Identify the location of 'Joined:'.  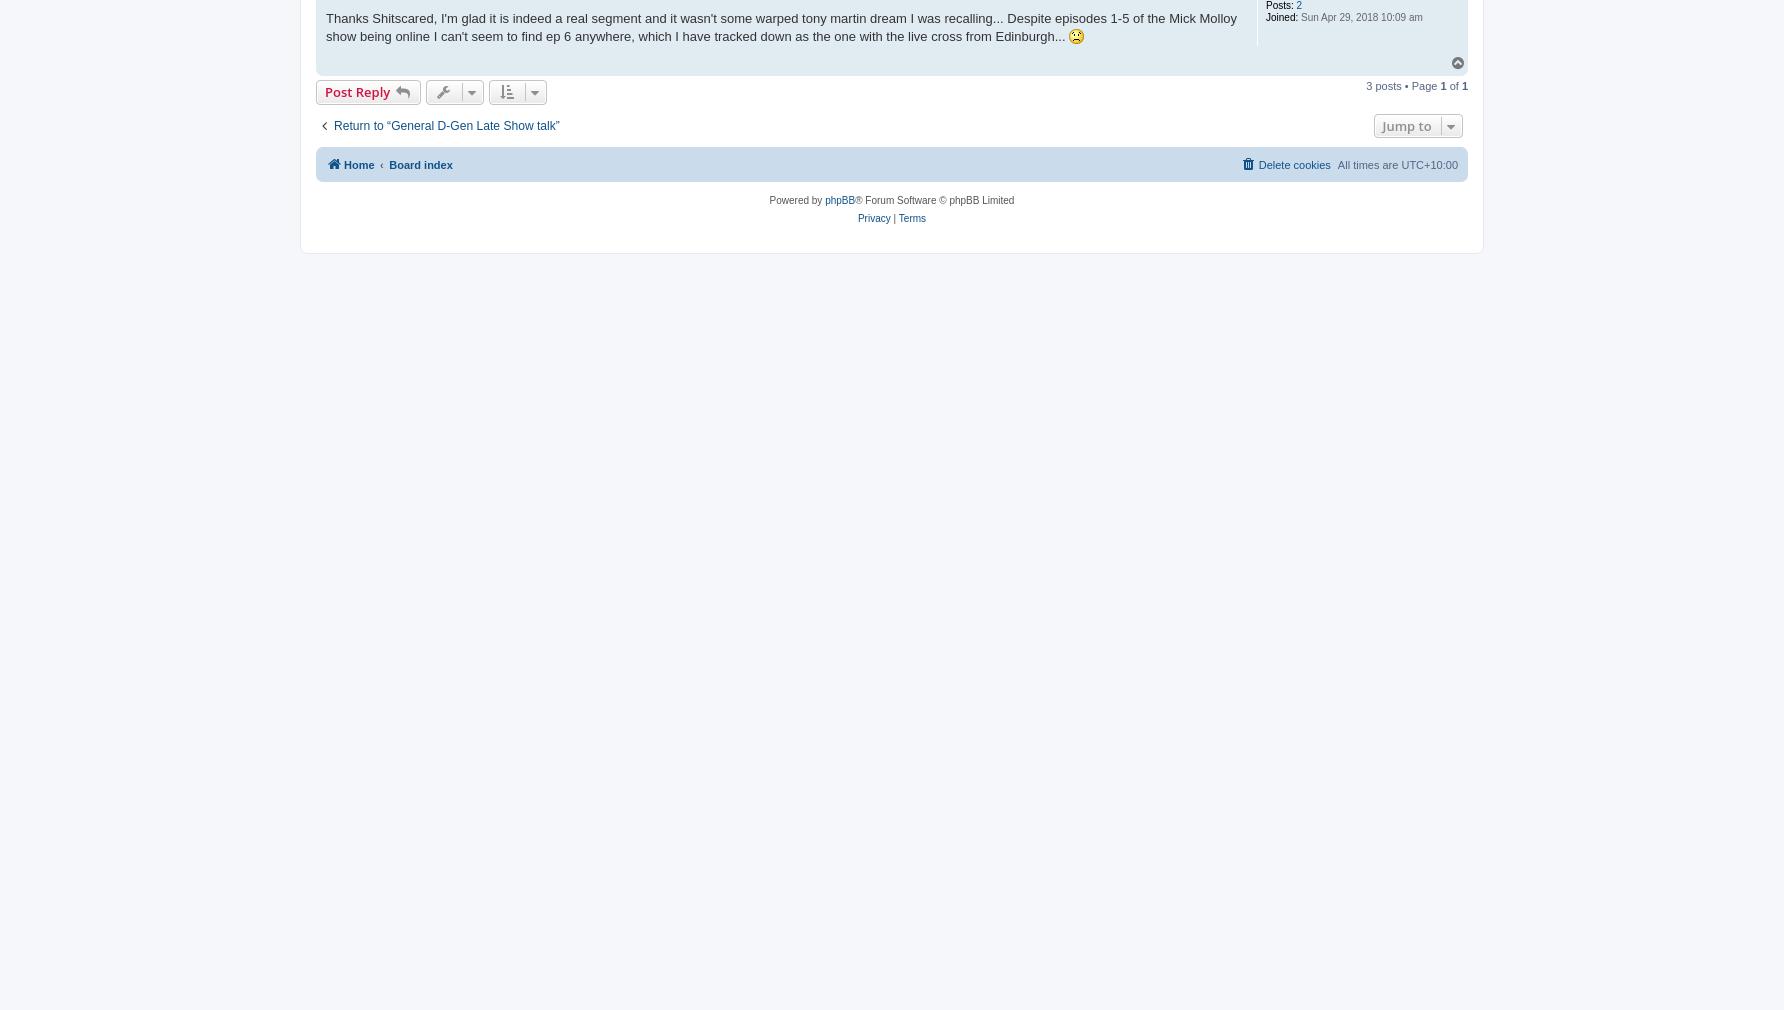
(1280, 16).